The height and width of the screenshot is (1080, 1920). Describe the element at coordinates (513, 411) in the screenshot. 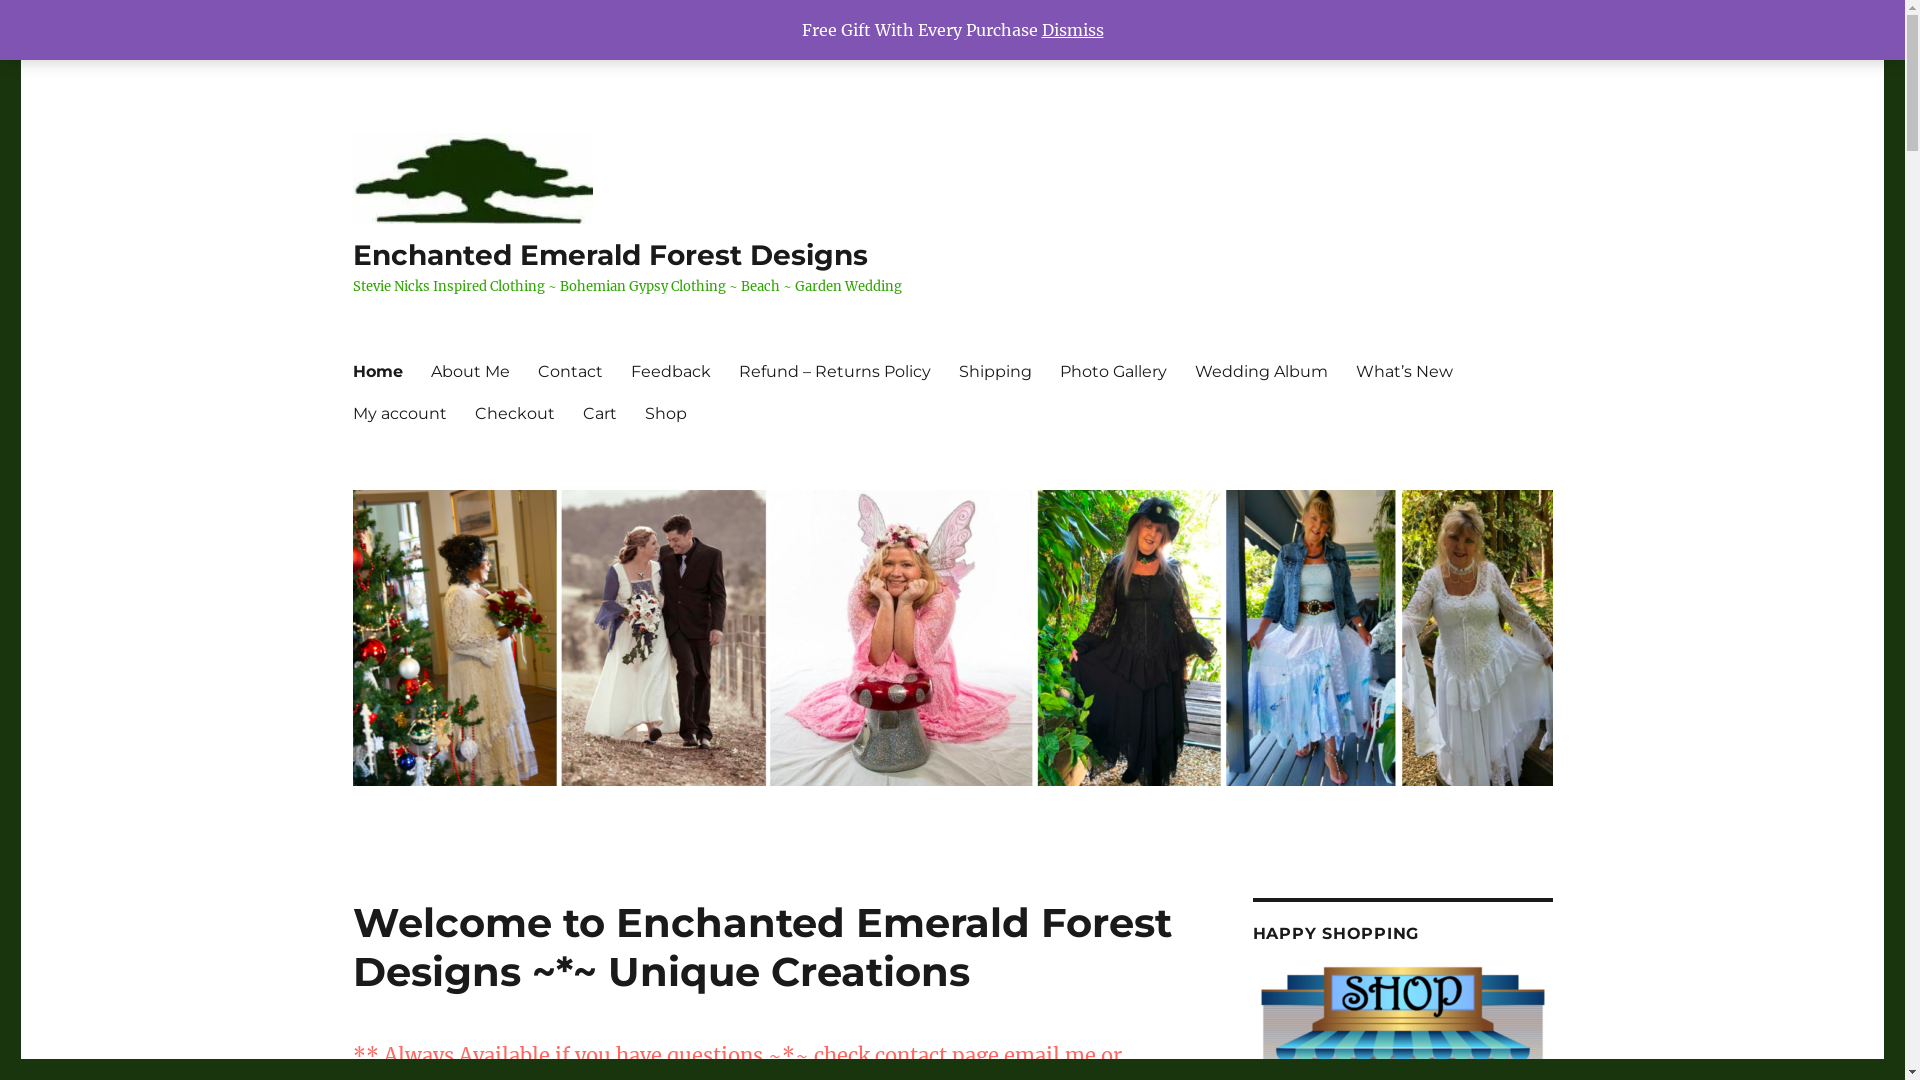

I see `'Checkout'` at that location.